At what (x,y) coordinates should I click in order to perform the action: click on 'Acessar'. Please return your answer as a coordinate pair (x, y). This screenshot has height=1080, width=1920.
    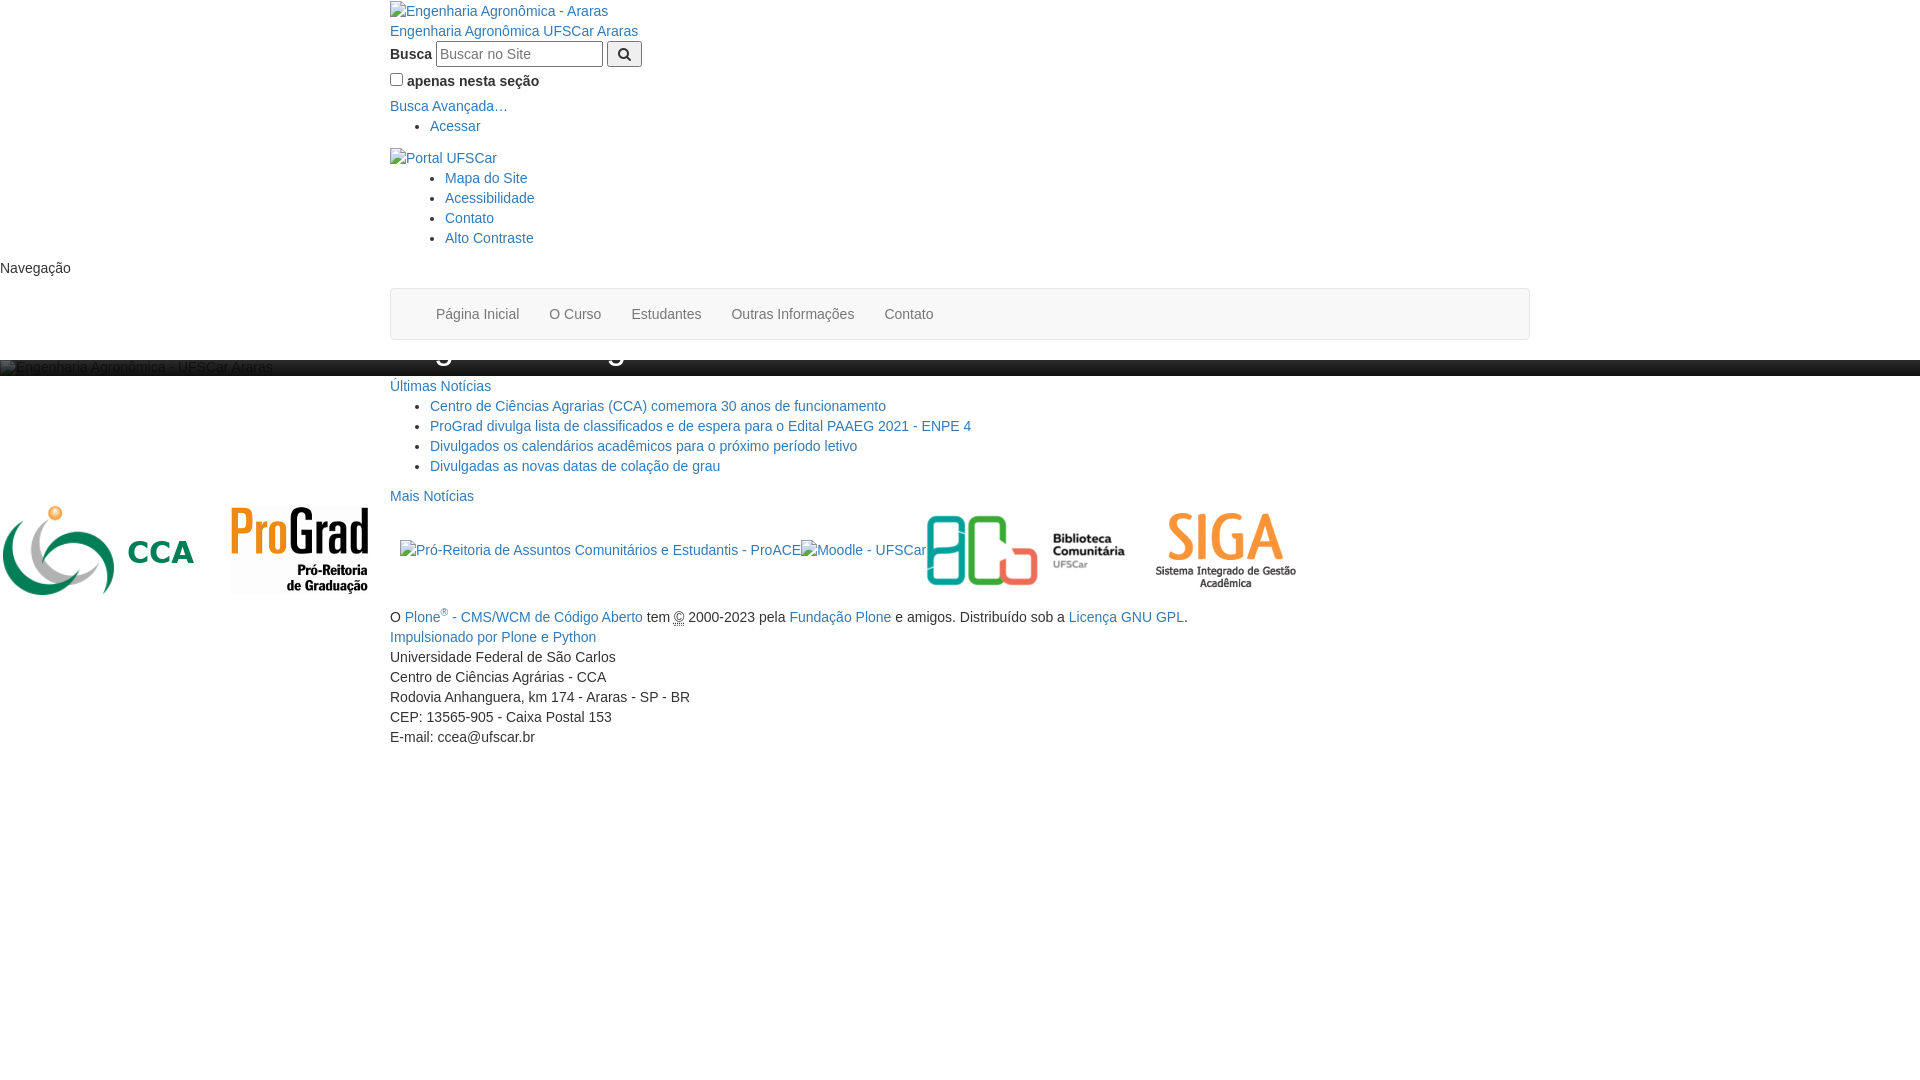
    Looking at the image, I should click on (454, 126).